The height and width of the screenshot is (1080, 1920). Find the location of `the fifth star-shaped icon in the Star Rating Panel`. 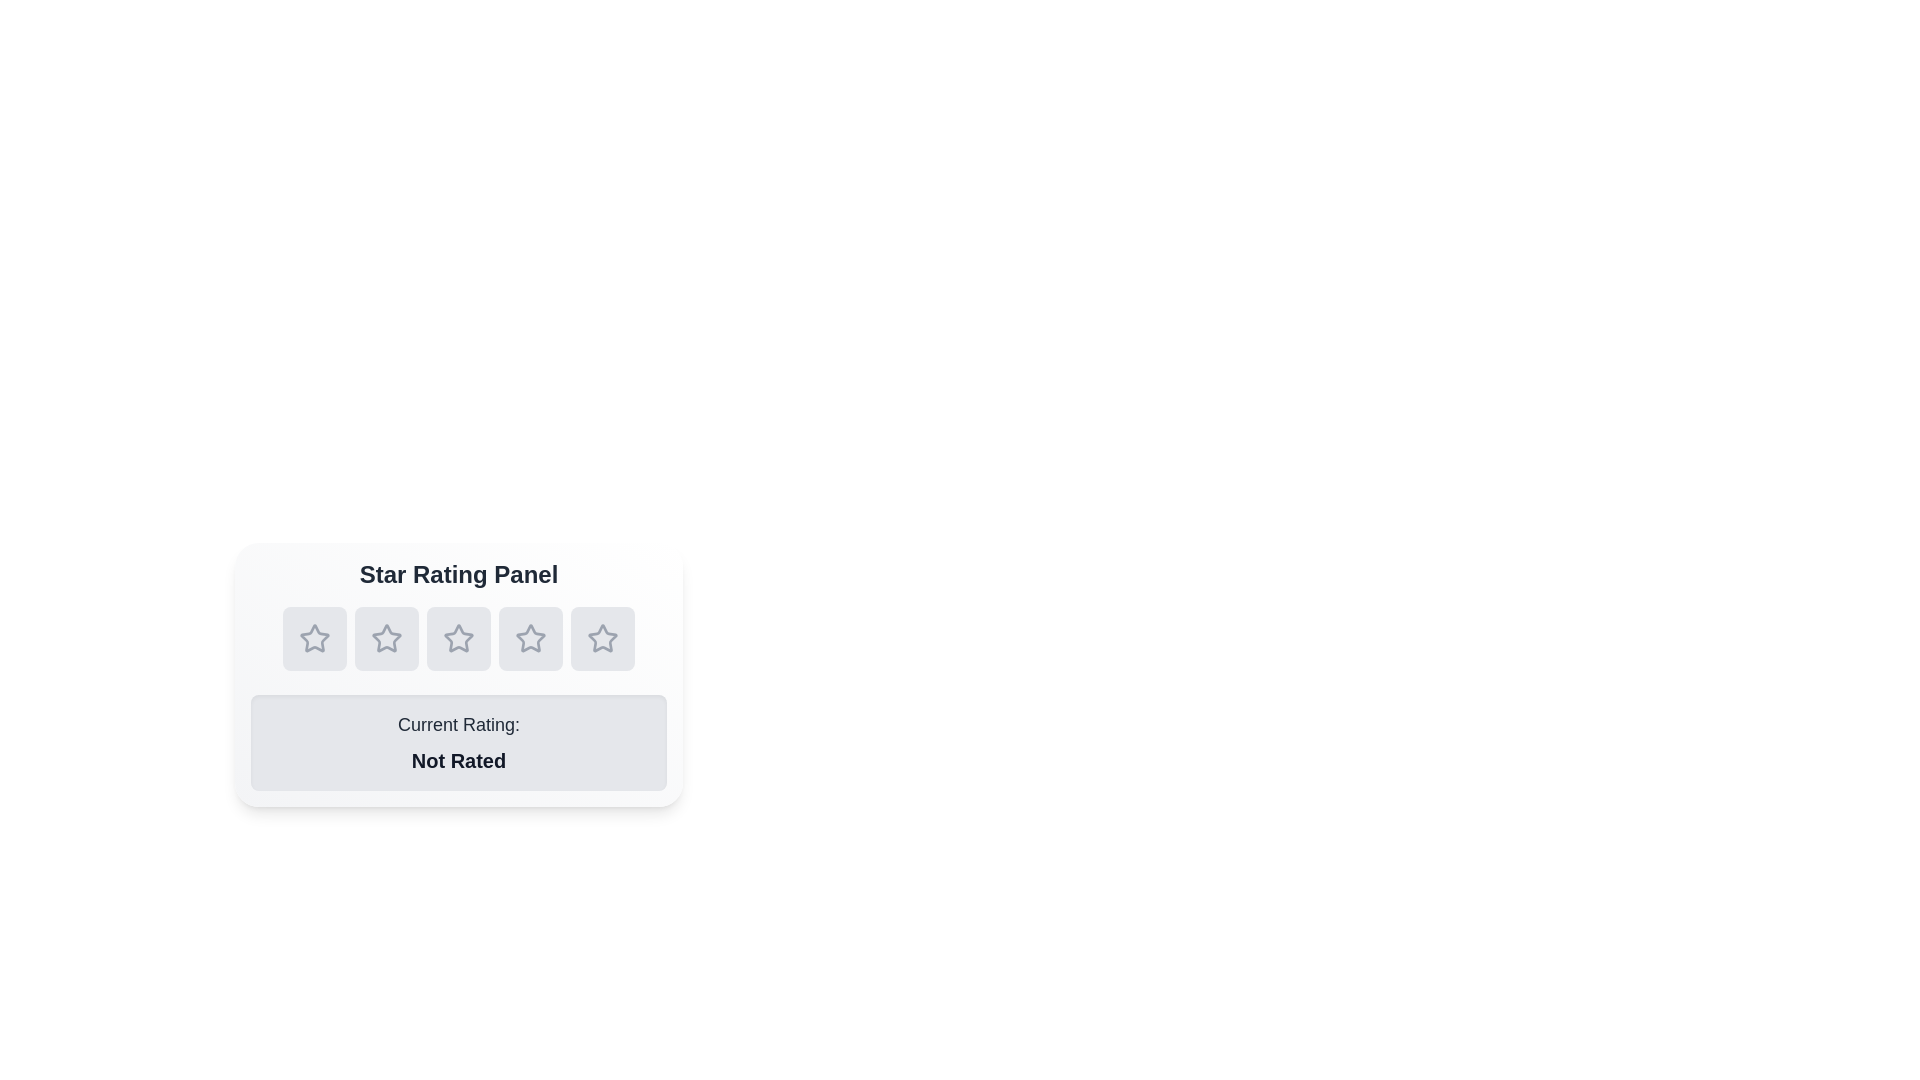

the fifth star-shaped icon in the Star Rating Panel is located at coordinates (602, 639).